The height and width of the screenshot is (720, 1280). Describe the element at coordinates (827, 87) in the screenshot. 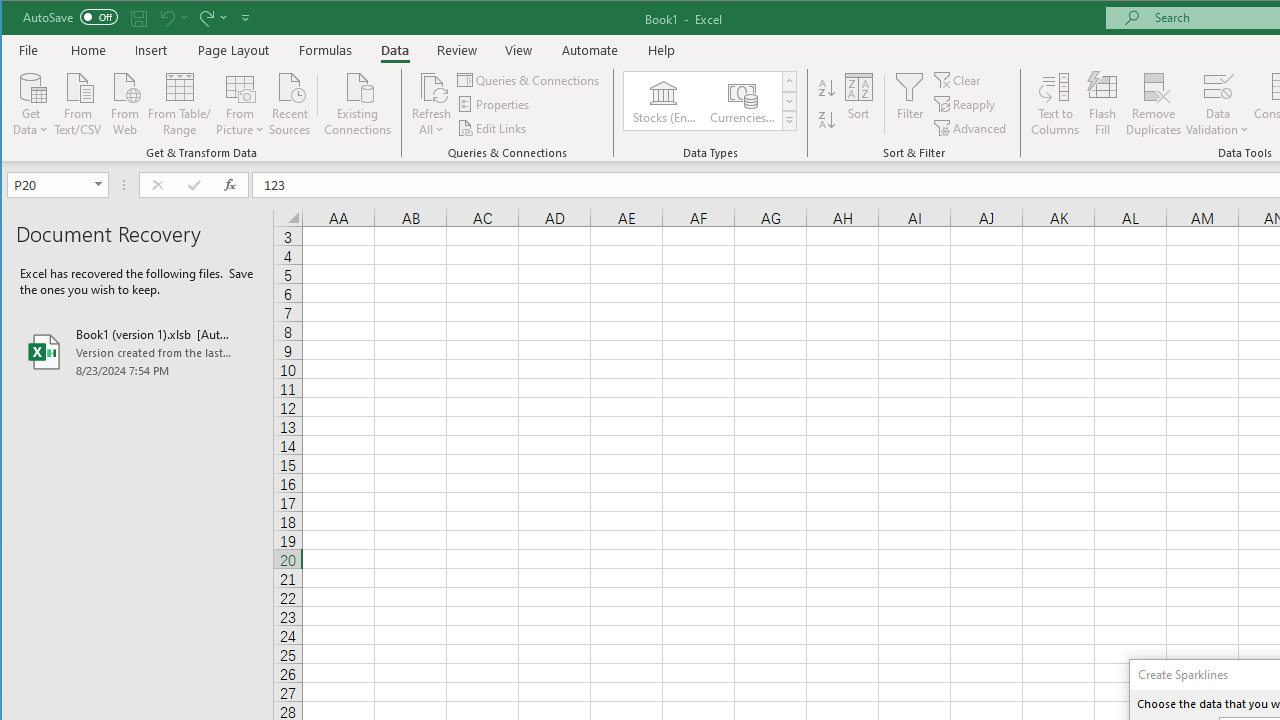

I see `'Sort Smallest to Largest'` at that location.